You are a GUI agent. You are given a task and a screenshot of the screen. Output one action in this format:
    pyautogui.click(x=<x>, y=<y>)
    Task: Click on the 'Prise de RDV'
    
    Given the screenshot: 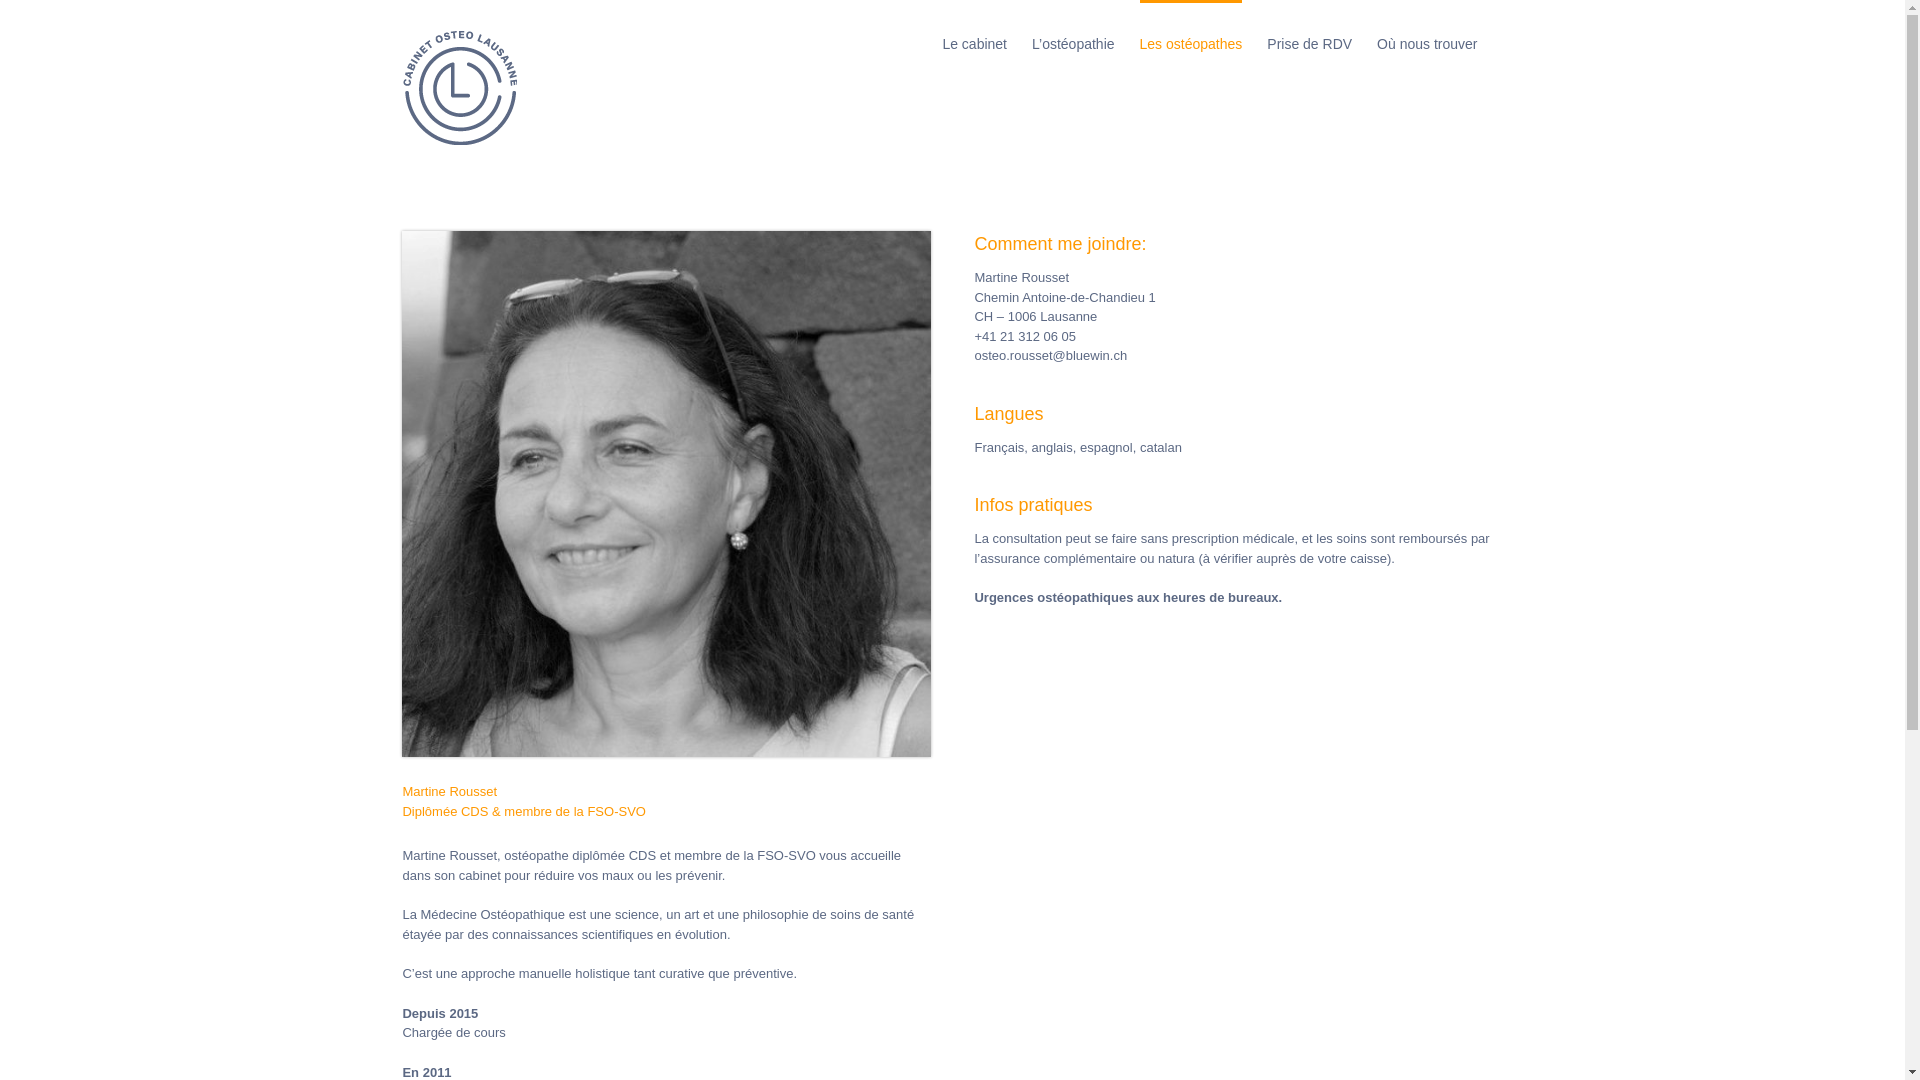 What is the action you would take?
    pyautogui.click(x=1309, y=42)
    